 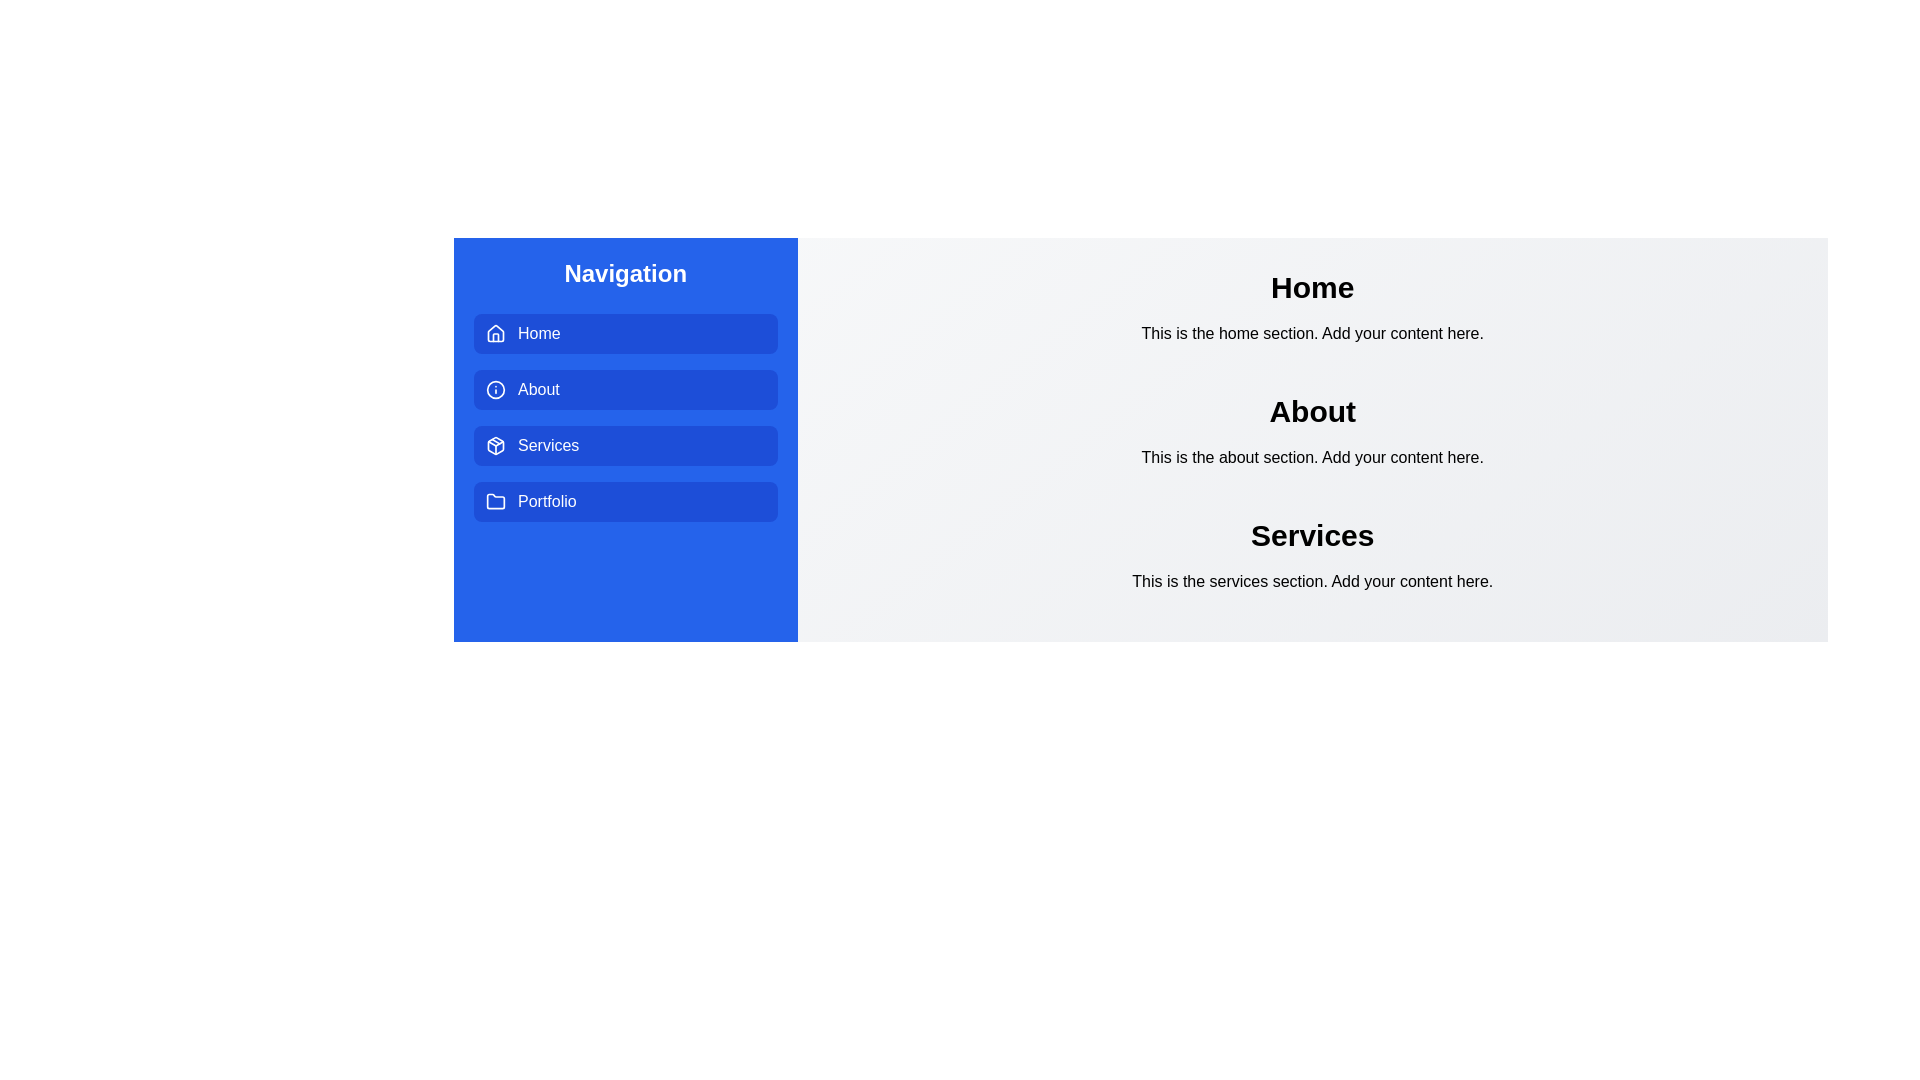 I want to click on the navigation button that takes the user to the Services section, located between the 'About' button and the 'Portfolio' button in the vertical list of navigation options, so click(x=624, y=445).